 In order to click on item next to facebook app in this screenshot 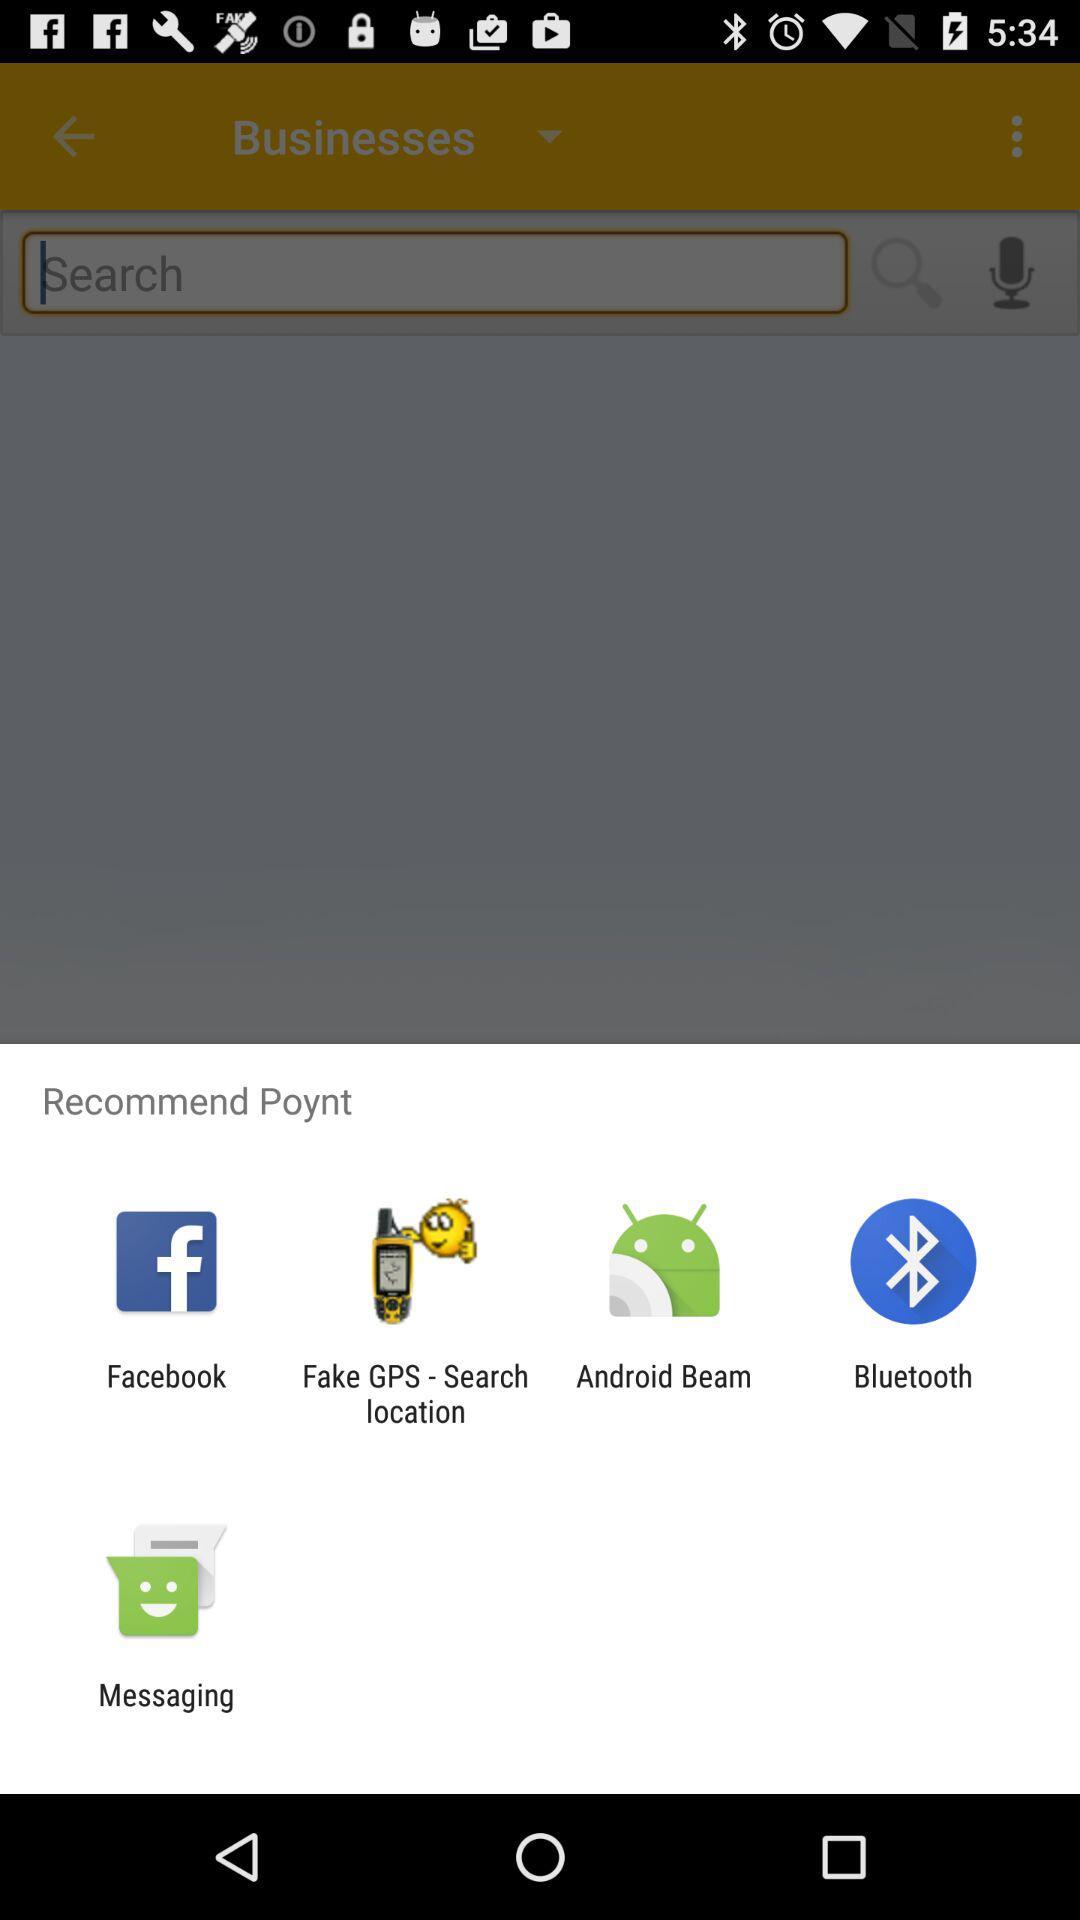, I will do `click(414, 1392)`.